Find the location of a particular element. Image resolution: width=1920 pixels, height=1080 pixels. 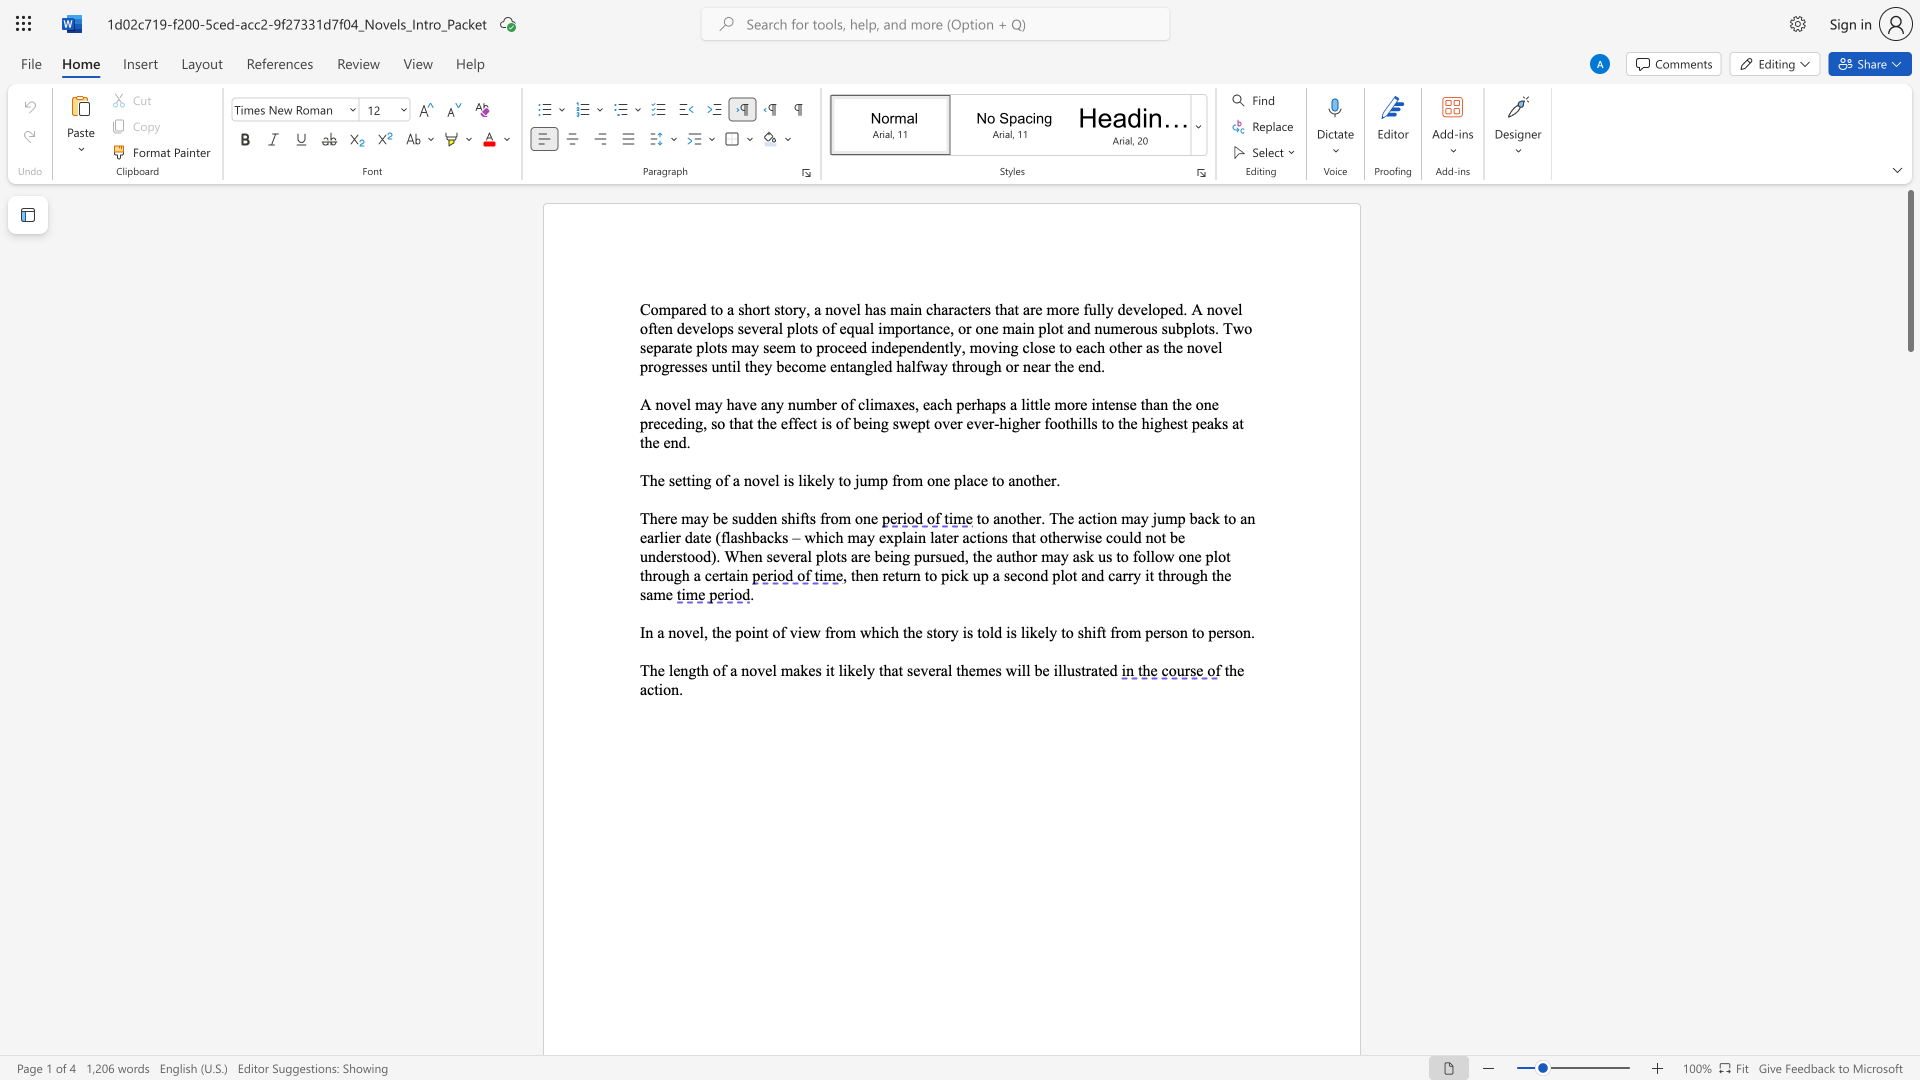

the 1th character "t" in the text is located at coordinates (712, 309).